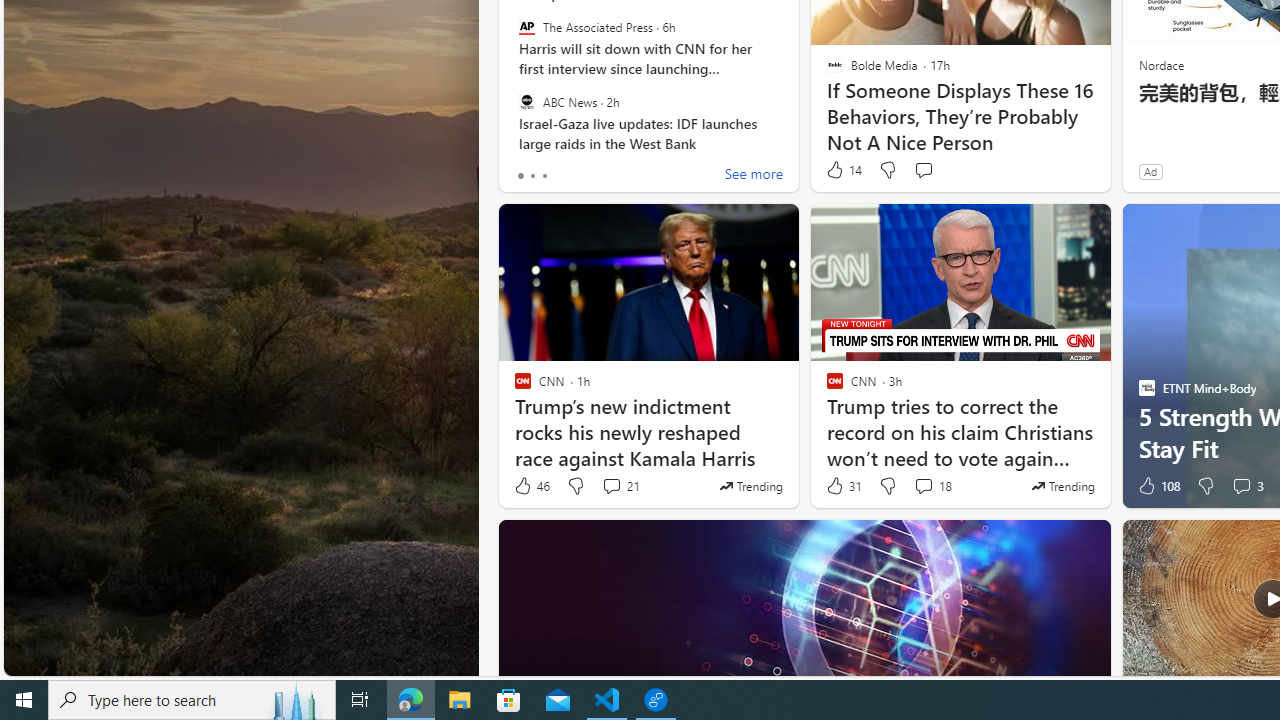  Describe the element at coordinates (931, 486) in the screenshot. I see `'View comments 18 Comment'` at that location.